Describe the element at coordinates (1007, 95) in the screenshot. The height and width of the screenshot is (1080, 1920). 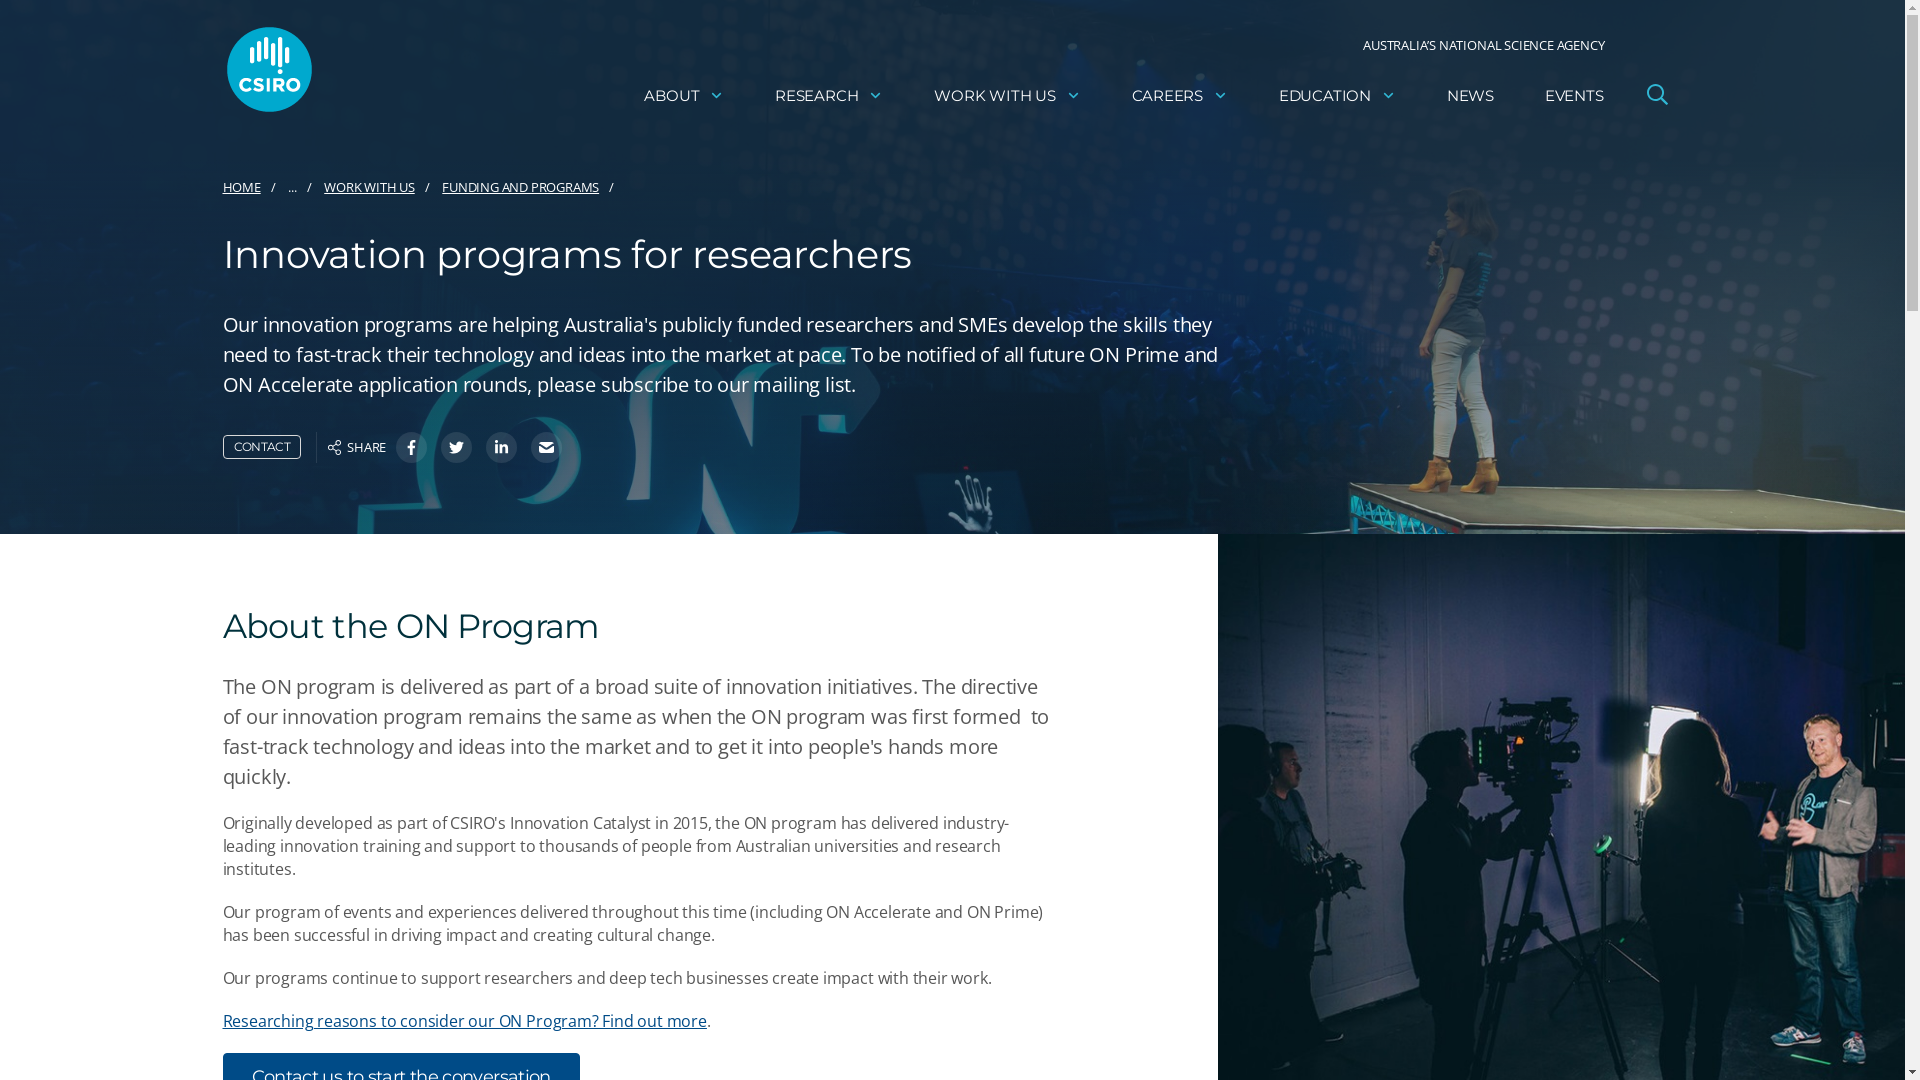
I see `'WORK WITH US'` at that location.